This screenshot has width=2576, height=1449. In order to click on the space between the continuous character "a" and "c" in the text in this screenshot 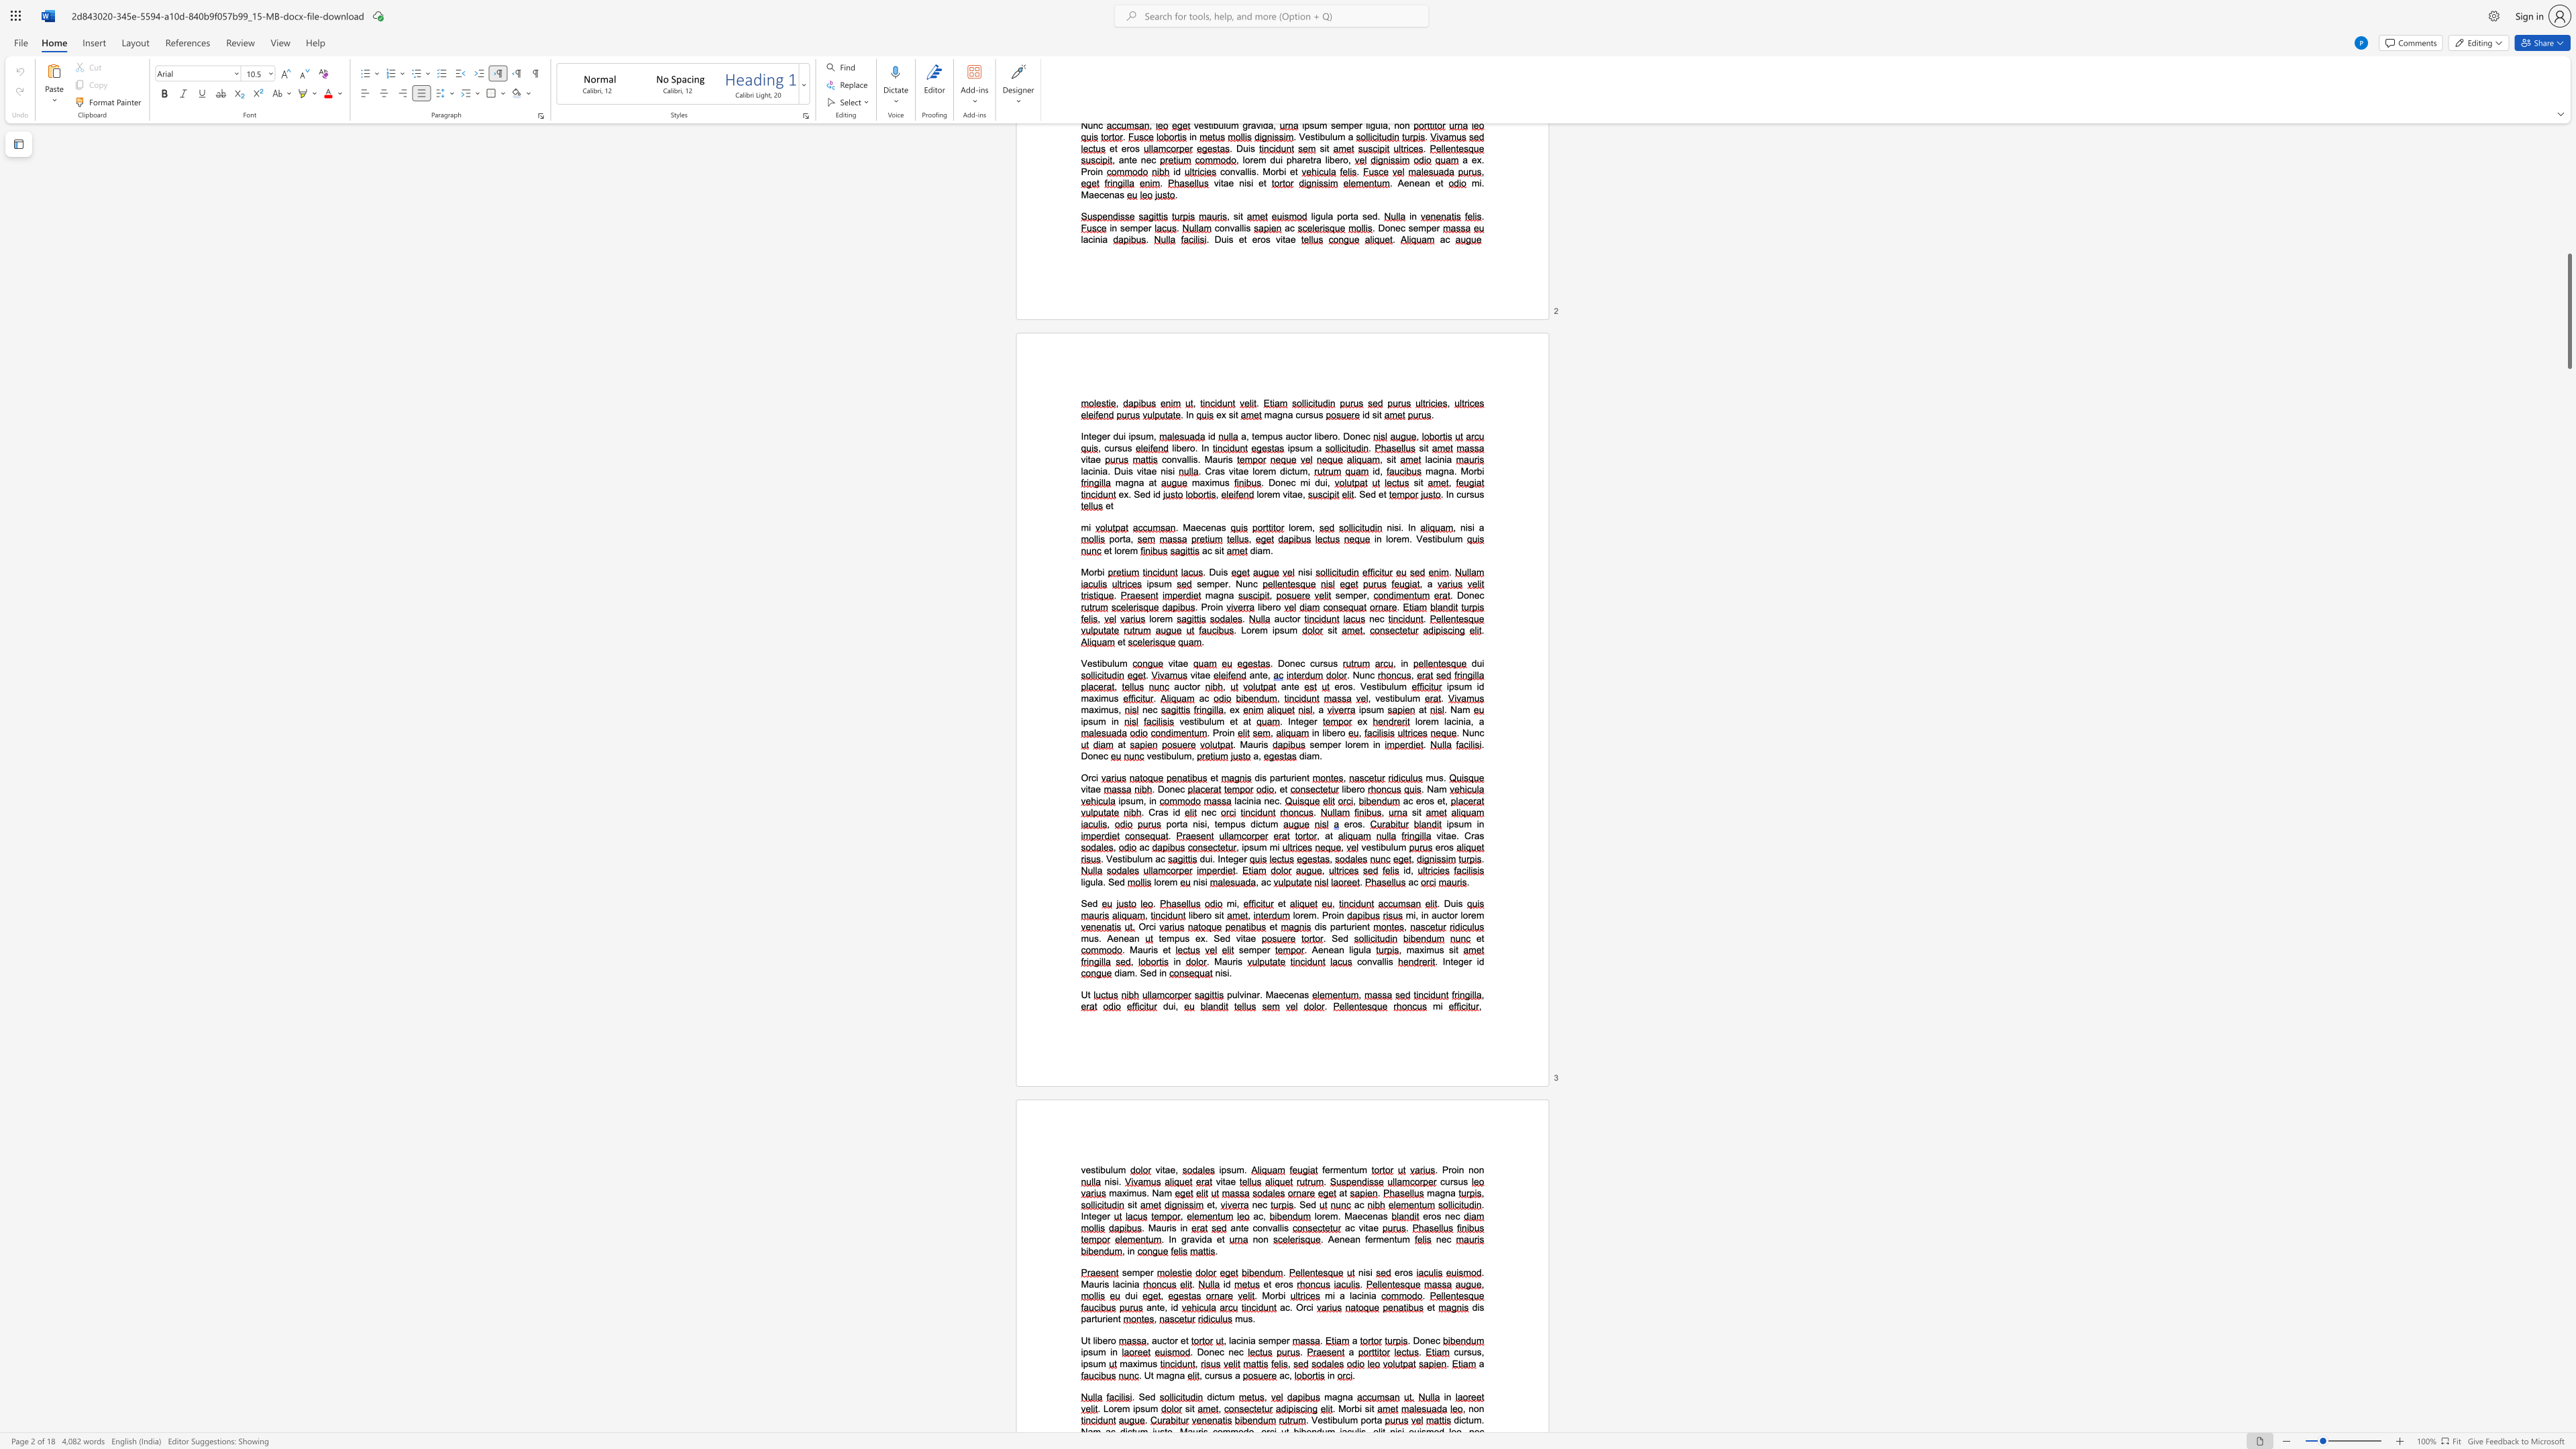, I will do `click(1349, 1227)`.